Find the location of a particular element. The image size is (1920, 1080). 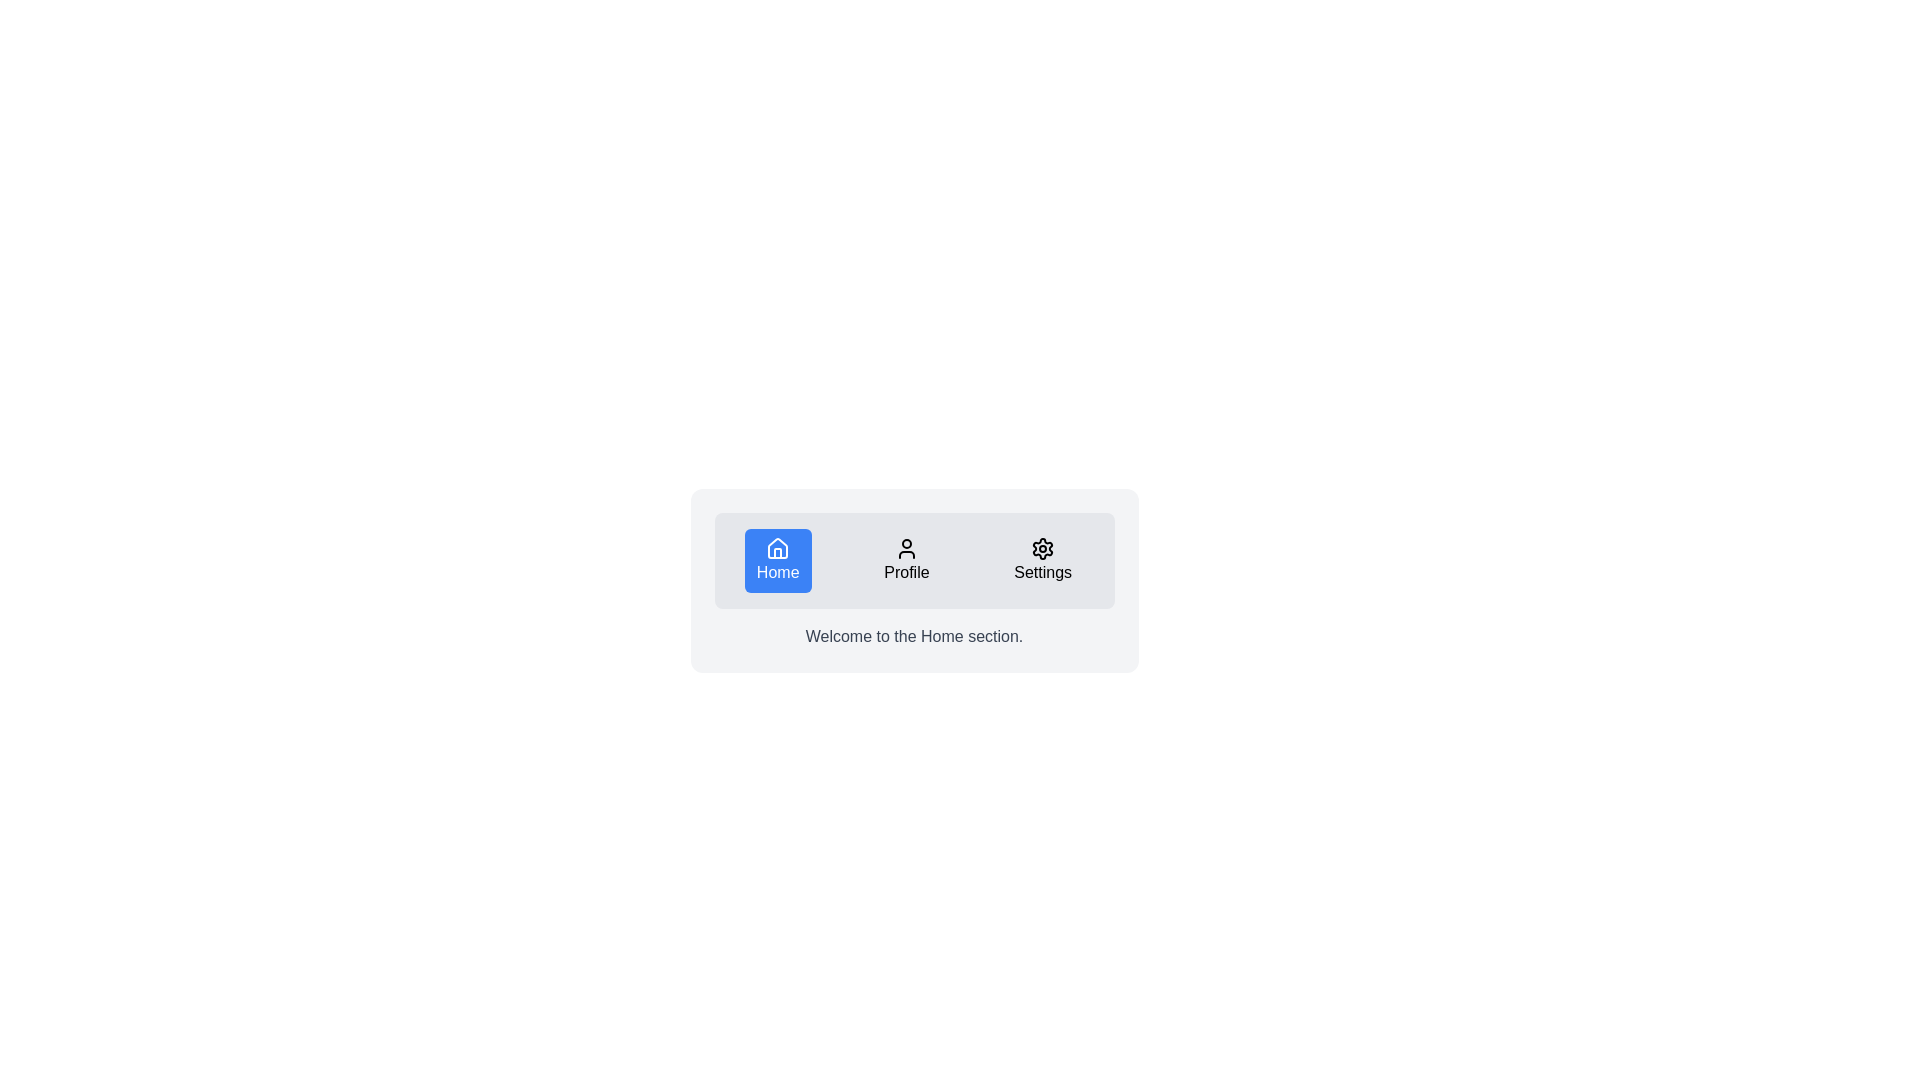

the decorative graphic representing a house structure within the 'Home' button icon located on the far left of the navigation bar is located at coordinates (777, 553).